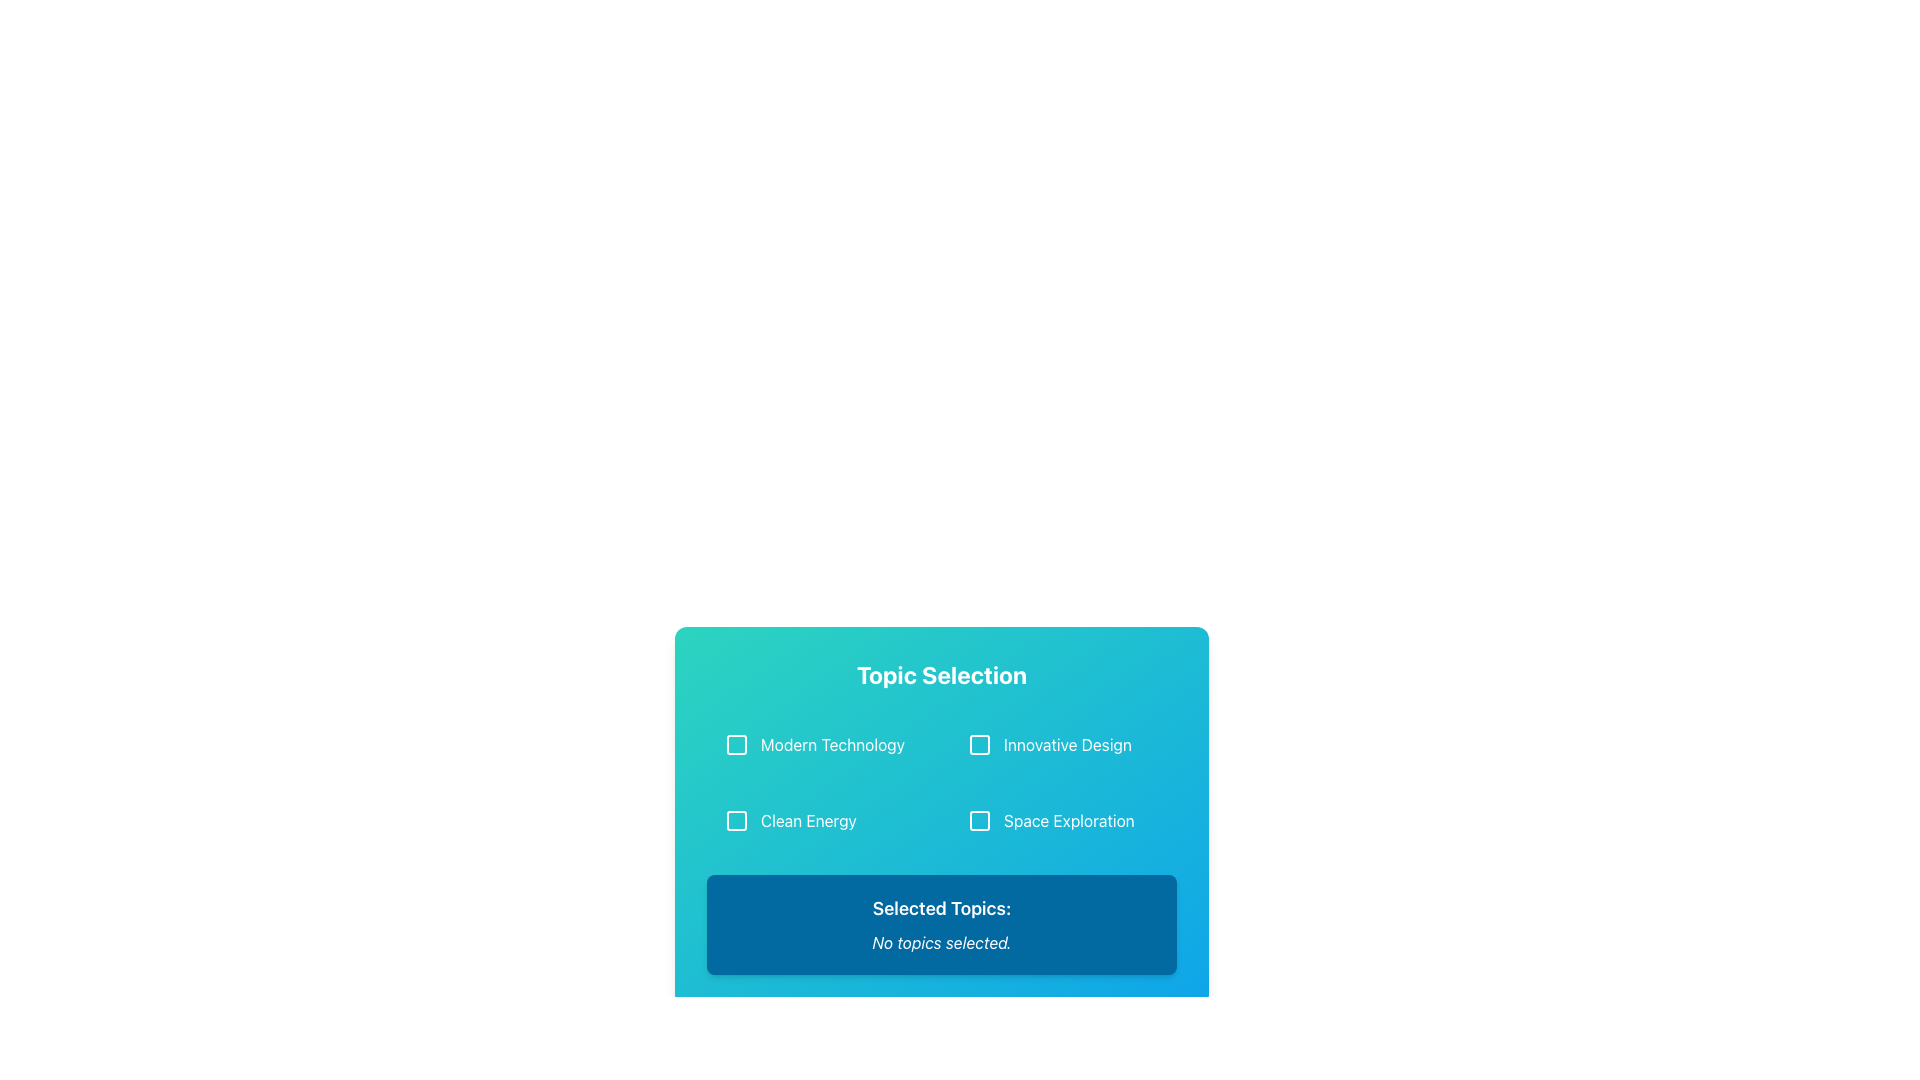 This screenshot has width=1920, height=1080. Describe the element at coordinates (1062, 744) in the screenshot. I see `the selectable list item with checkbox labeled 'Innovative Design' to change its background color` at that location.